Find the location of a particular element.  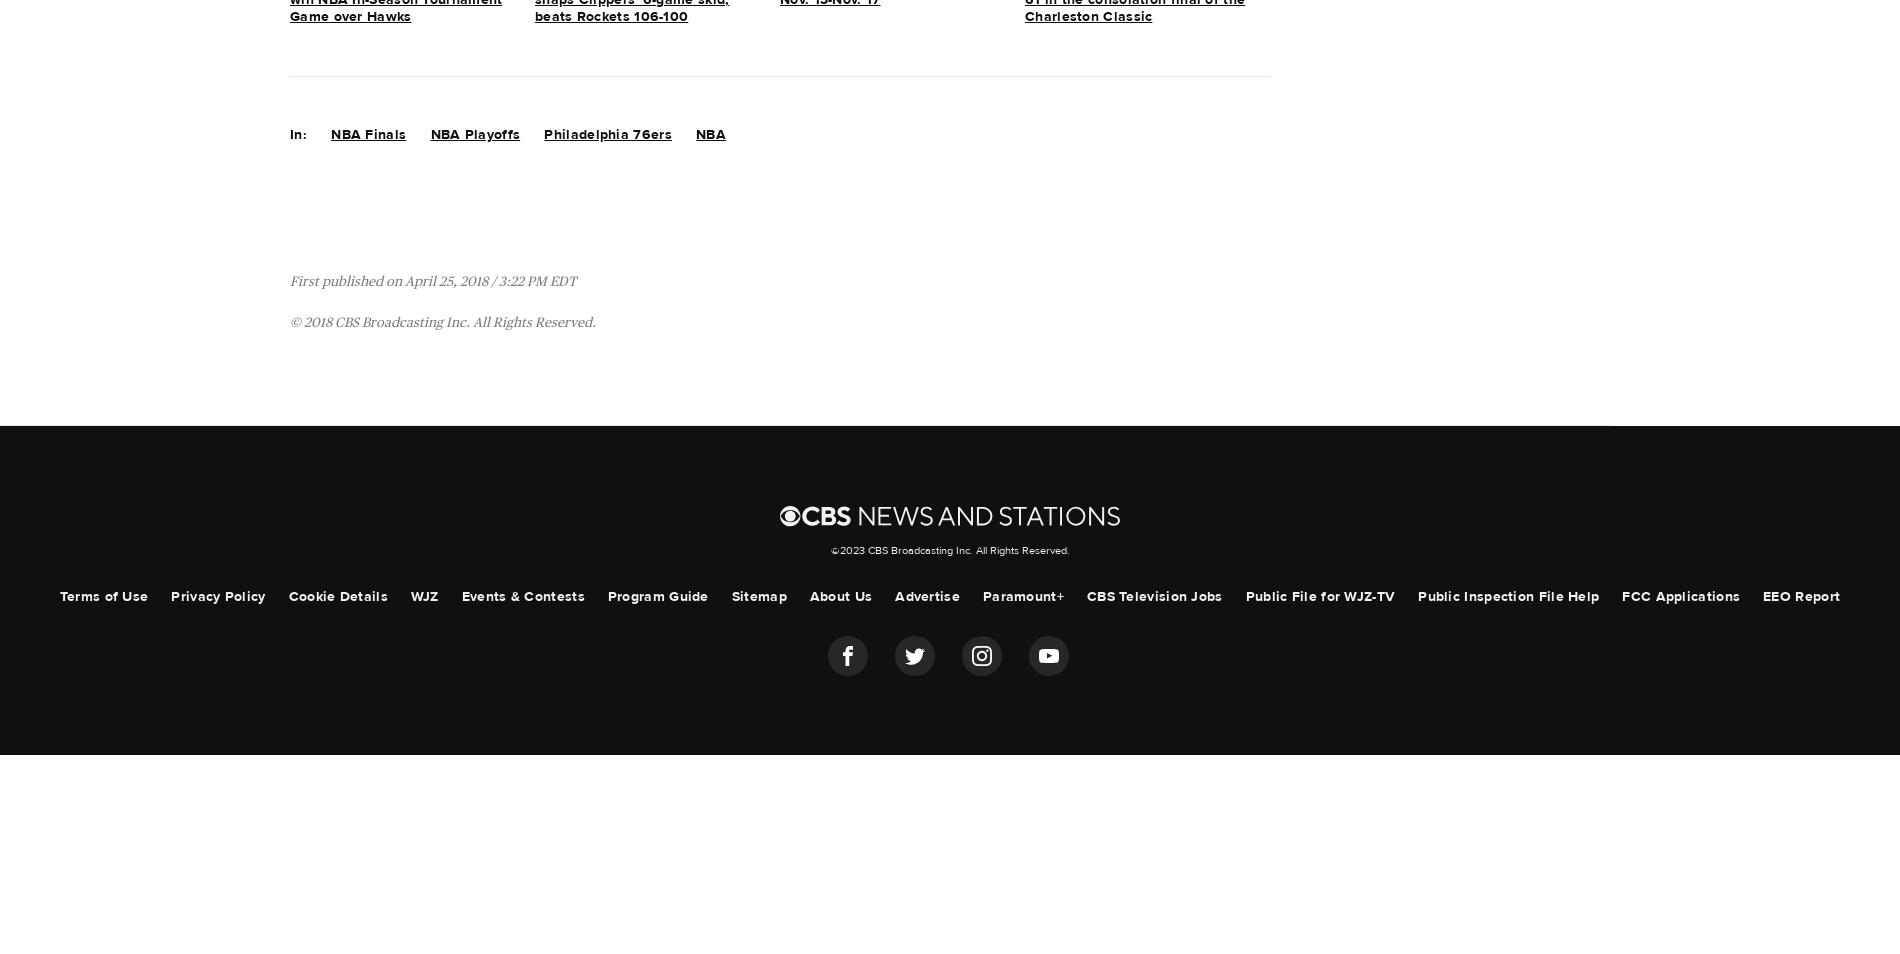

'Sitemap' is located at coordinates (757, 594).